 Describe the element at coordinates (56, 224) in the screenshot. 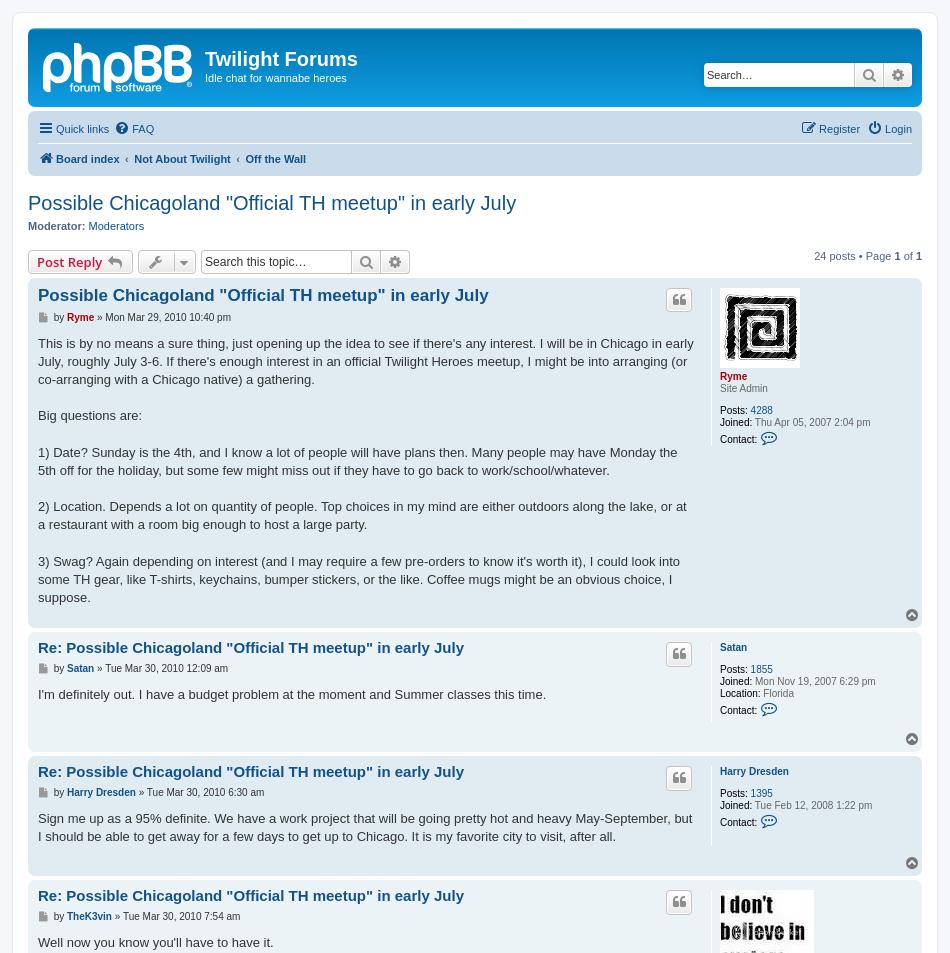

I see `'Moderator:'` at that location.